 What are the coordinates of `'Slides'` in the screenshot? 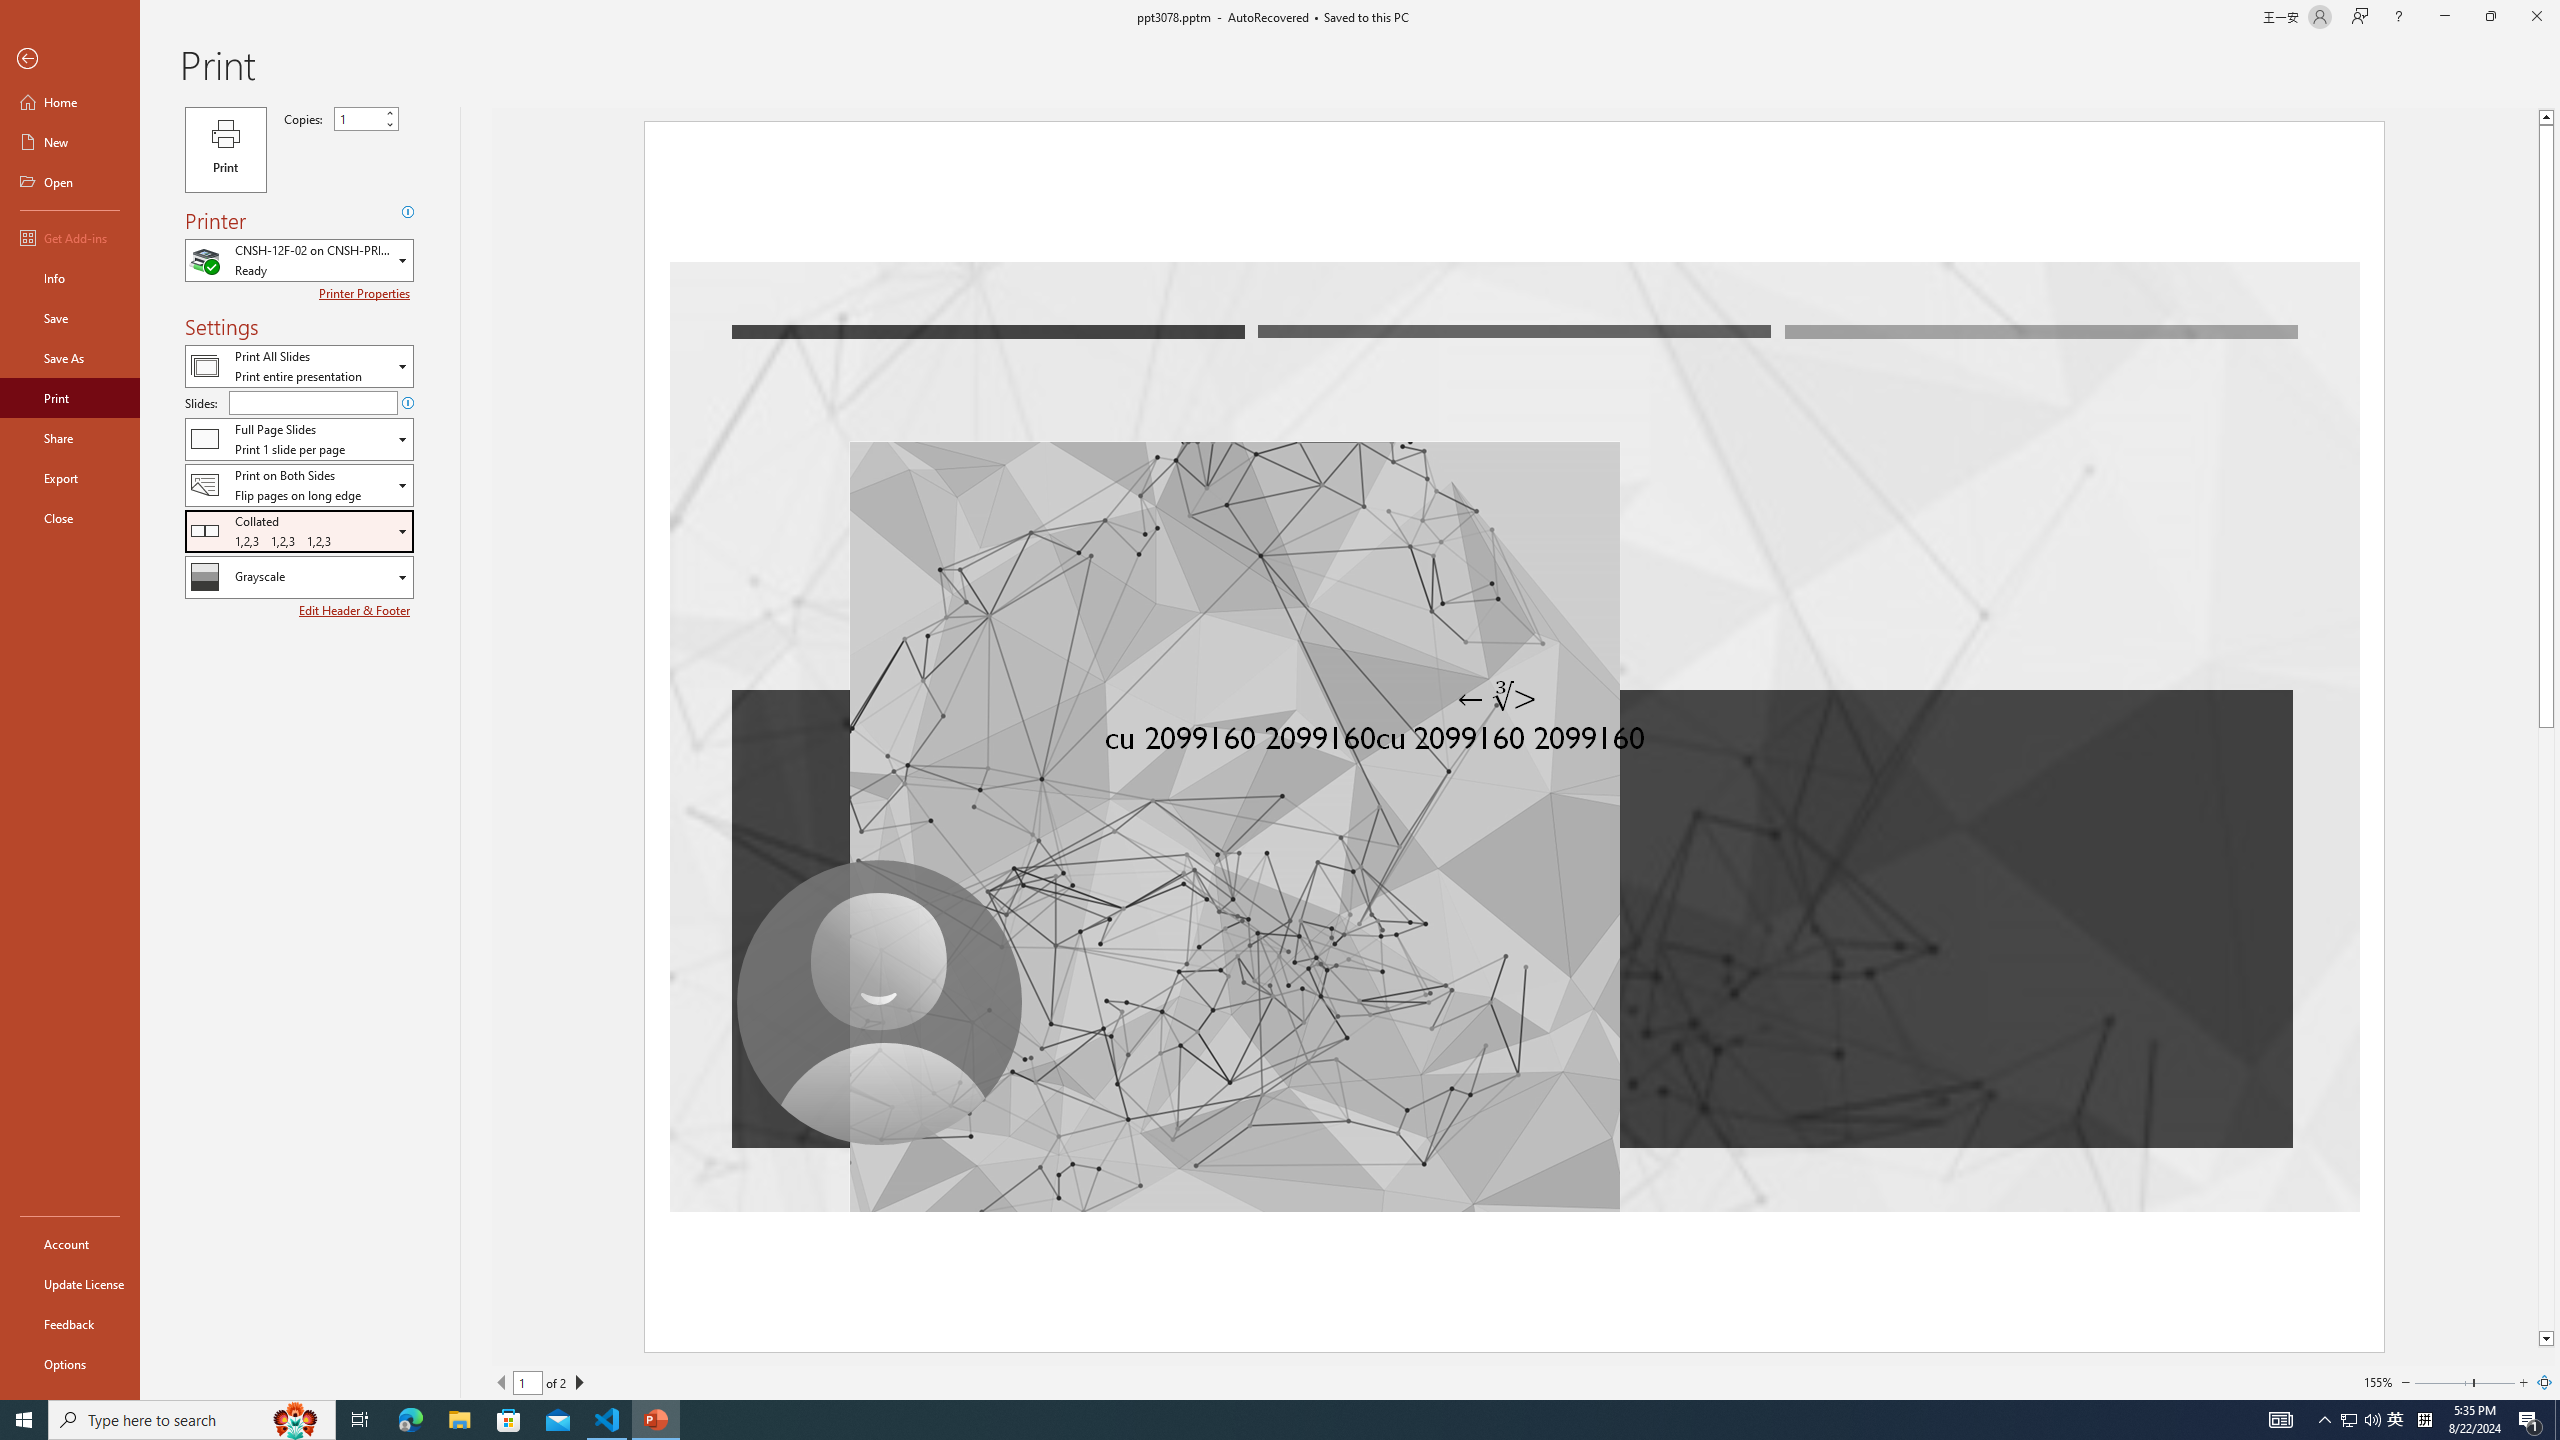 It's located at (313, 402).